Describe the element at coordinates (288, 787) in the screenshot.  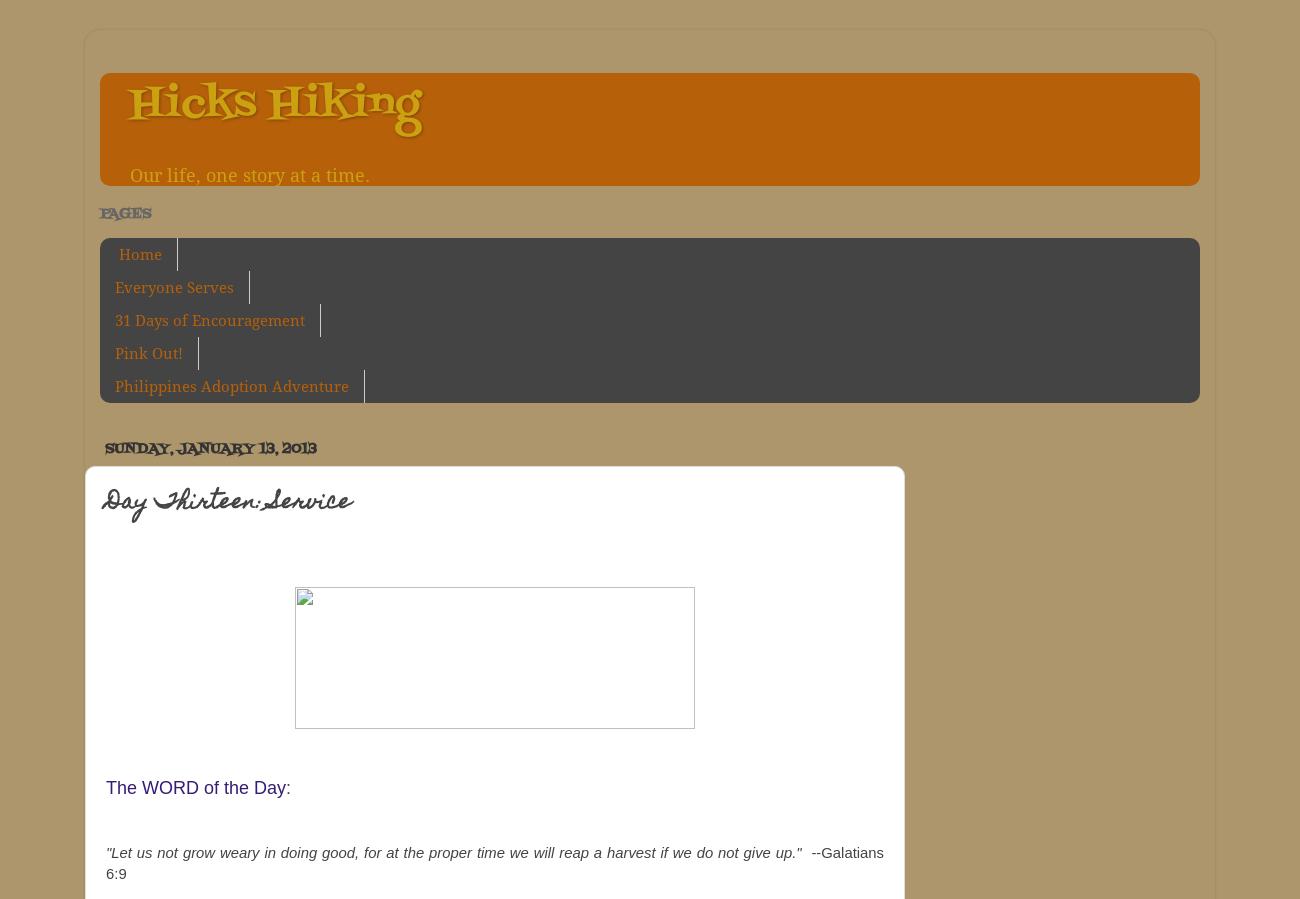
I see `':'` at that location.